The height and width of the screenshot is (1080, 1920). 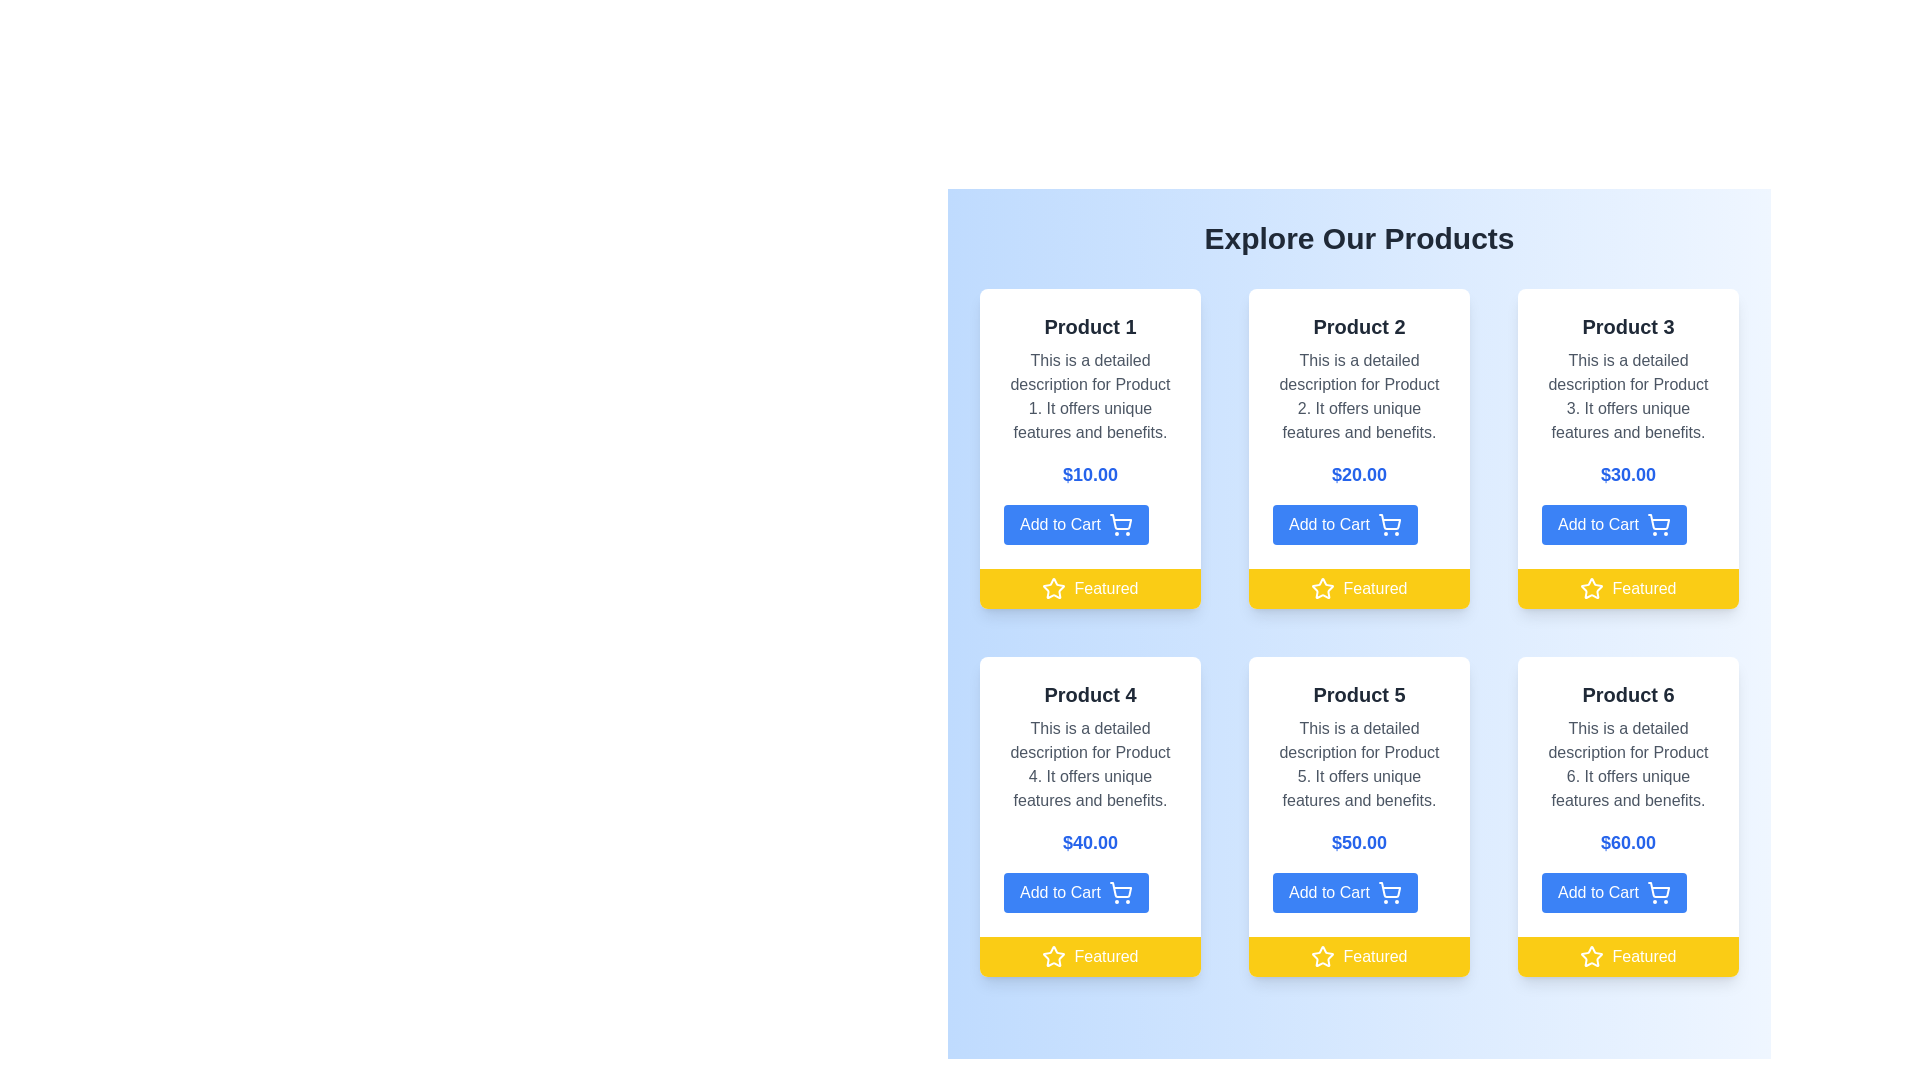 What do you see at coordinates (1359, 397) in the screenshot?
I see `the text label displaying the description for 'Product 2', which is positioned below the title and above the price label` at bounding box center [1359, 397].